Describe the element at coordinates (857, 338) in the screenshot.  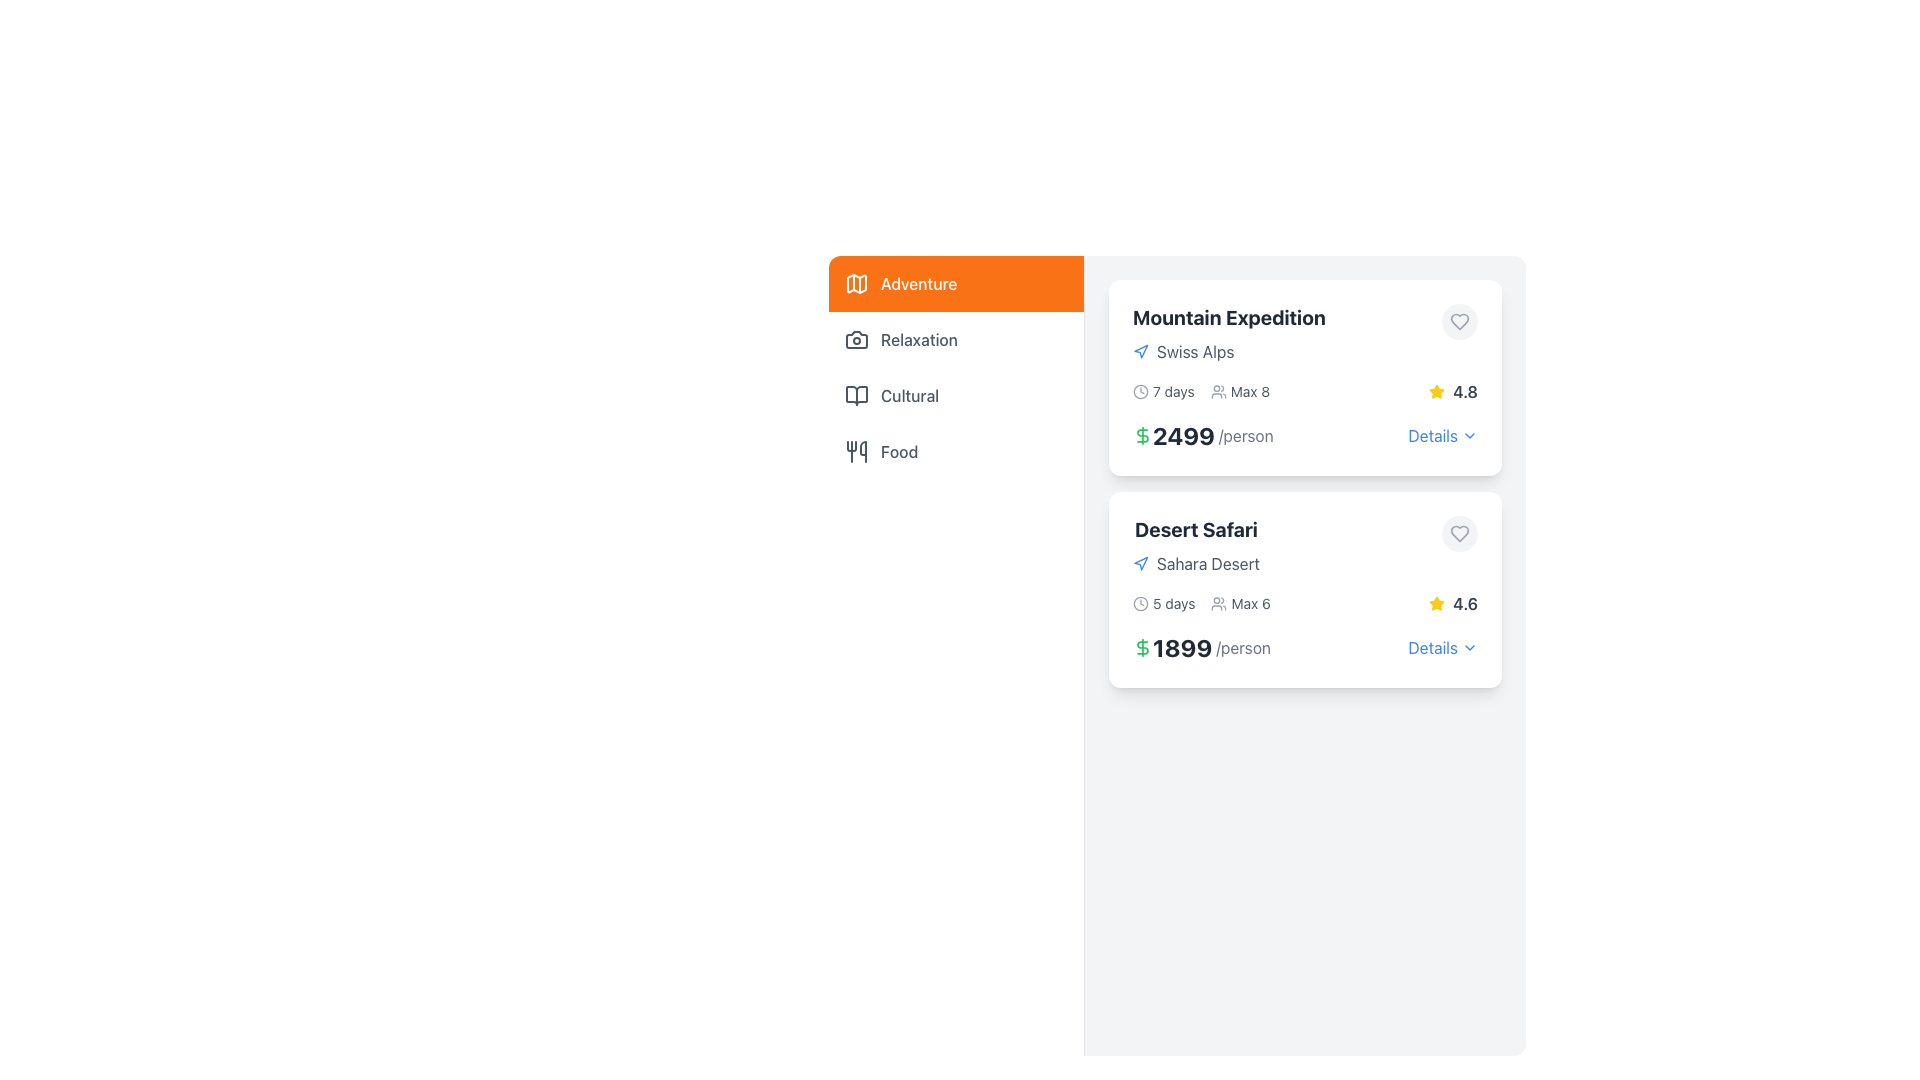
I see `the 'Relaxation' icon in the left-hand navigation menu` at that location.